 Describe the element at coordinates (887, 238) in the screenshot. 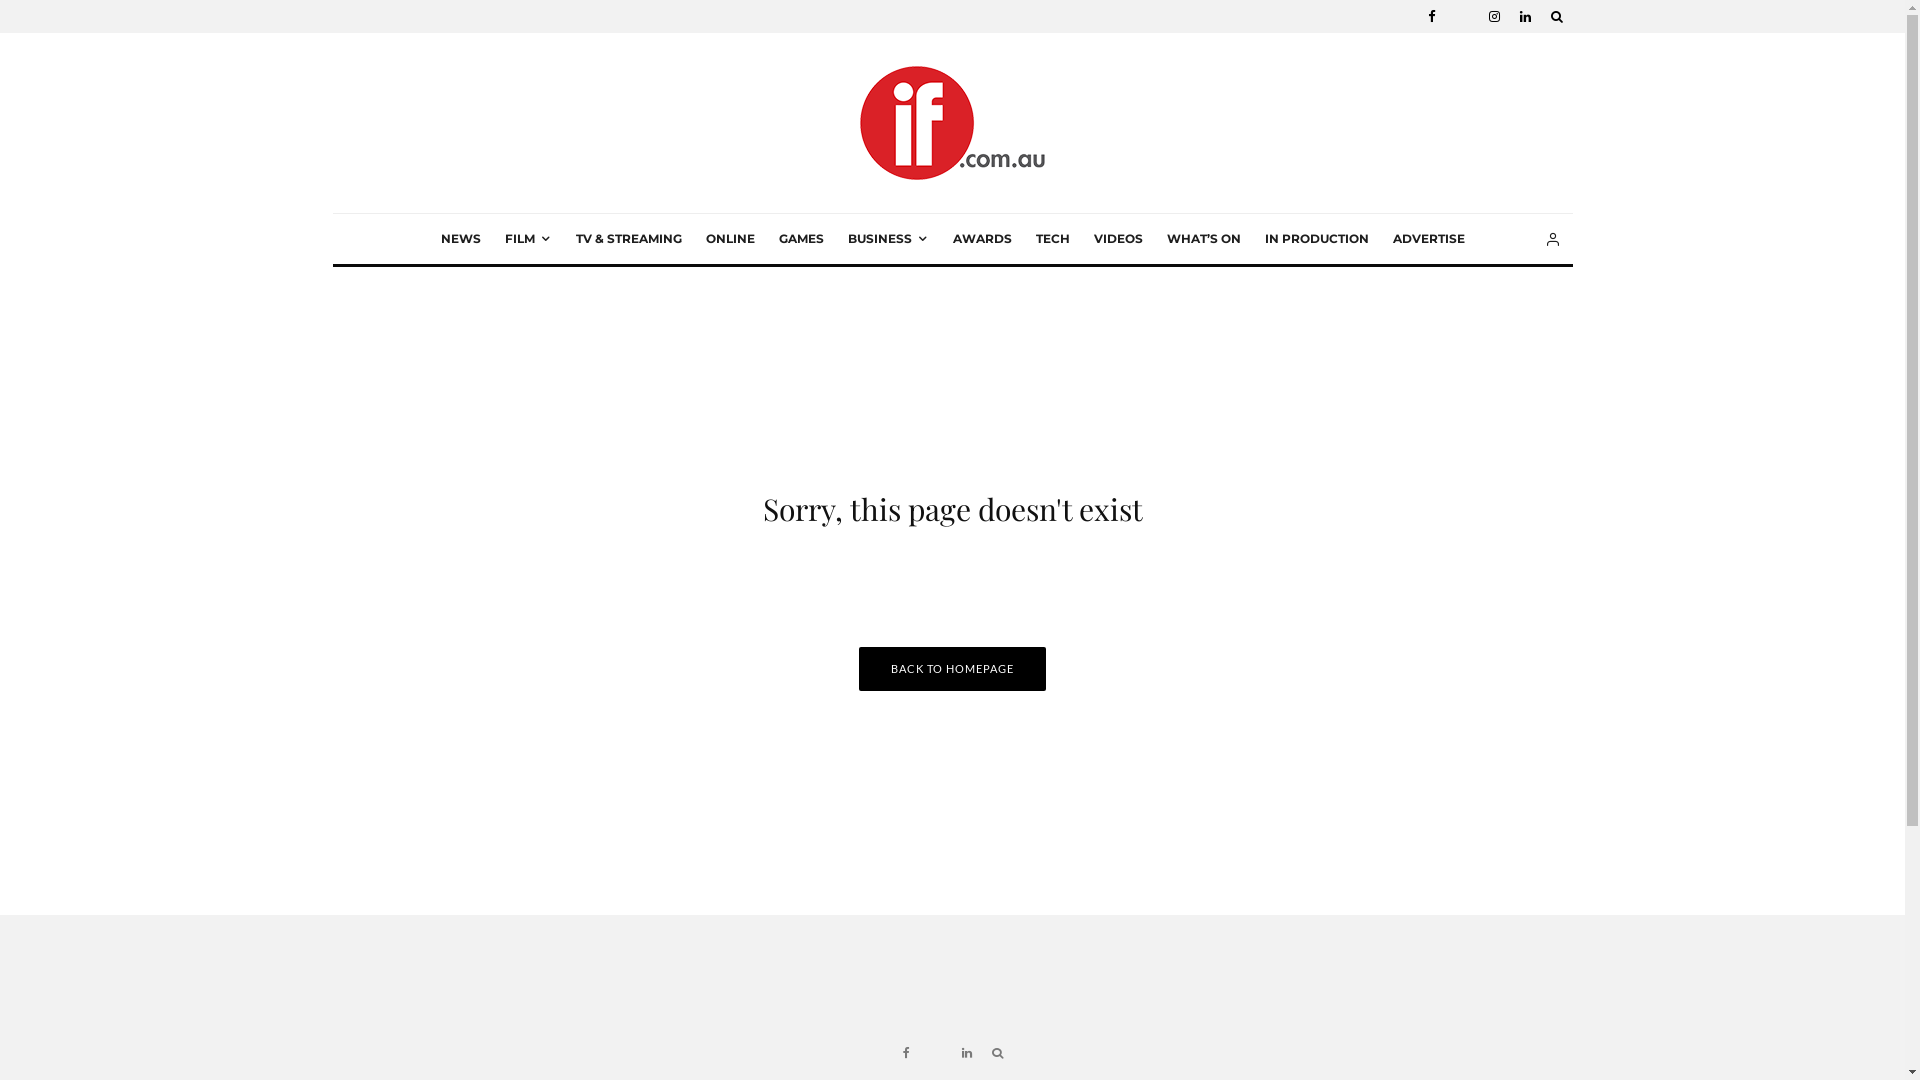

I see `'BUSINESS'` at that location.